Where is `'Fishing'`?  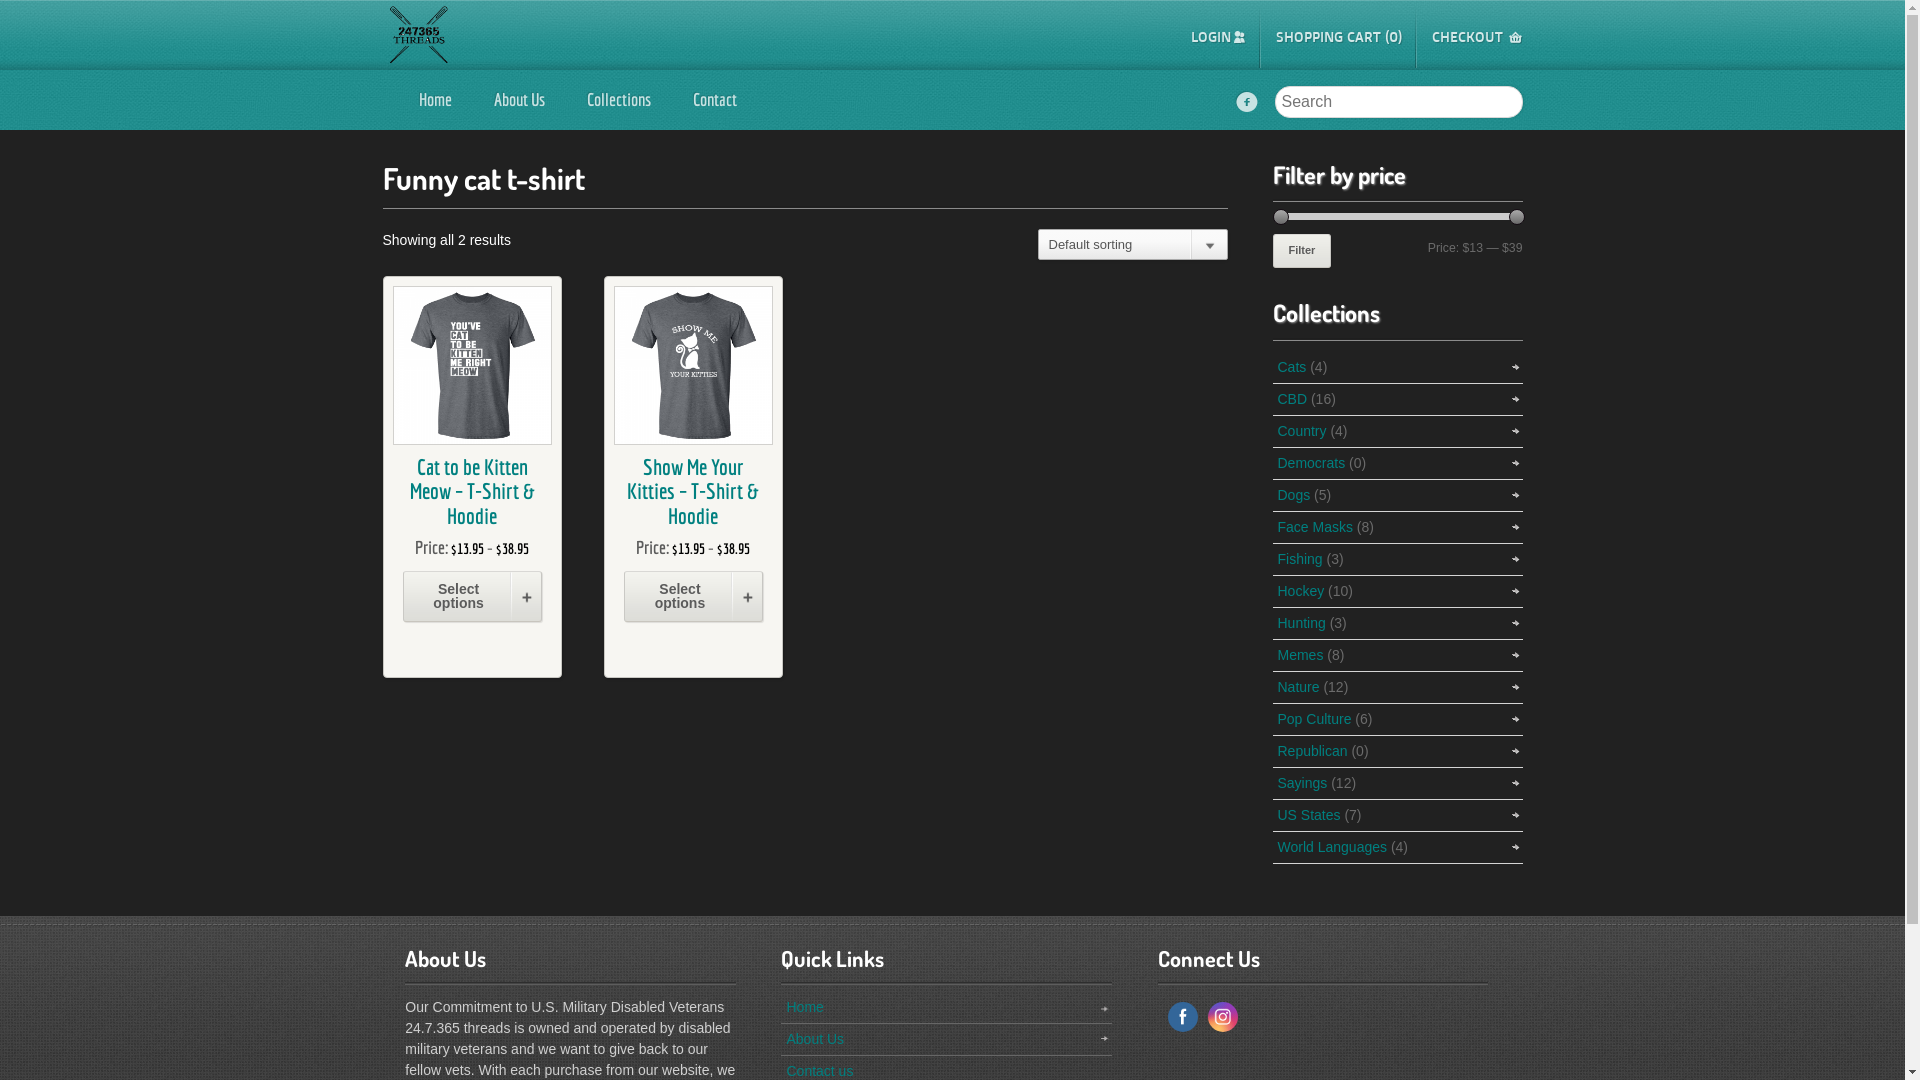
'Fishing' is located at coordinates (1300, 559).